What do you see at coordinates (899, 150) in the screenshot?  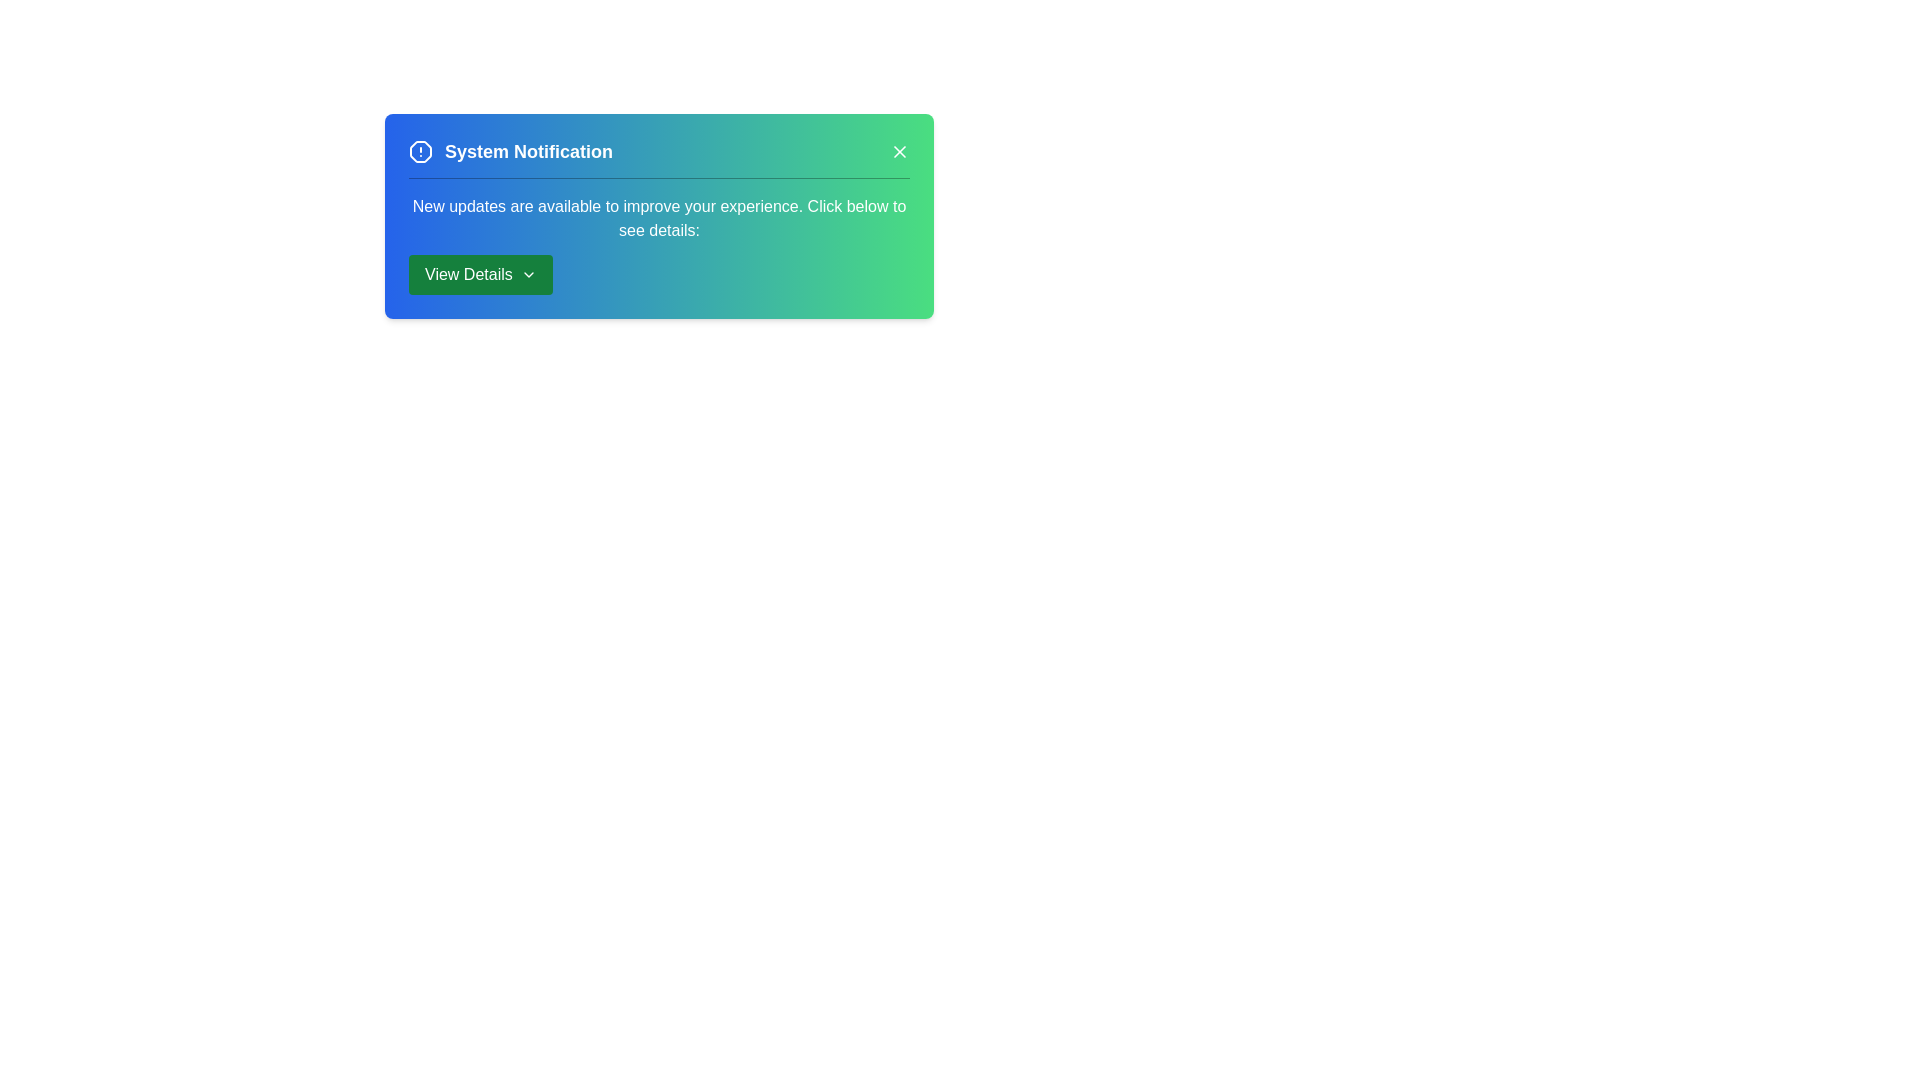 I see `the close button (X) to close the alert` at bounding box center [899, 150].